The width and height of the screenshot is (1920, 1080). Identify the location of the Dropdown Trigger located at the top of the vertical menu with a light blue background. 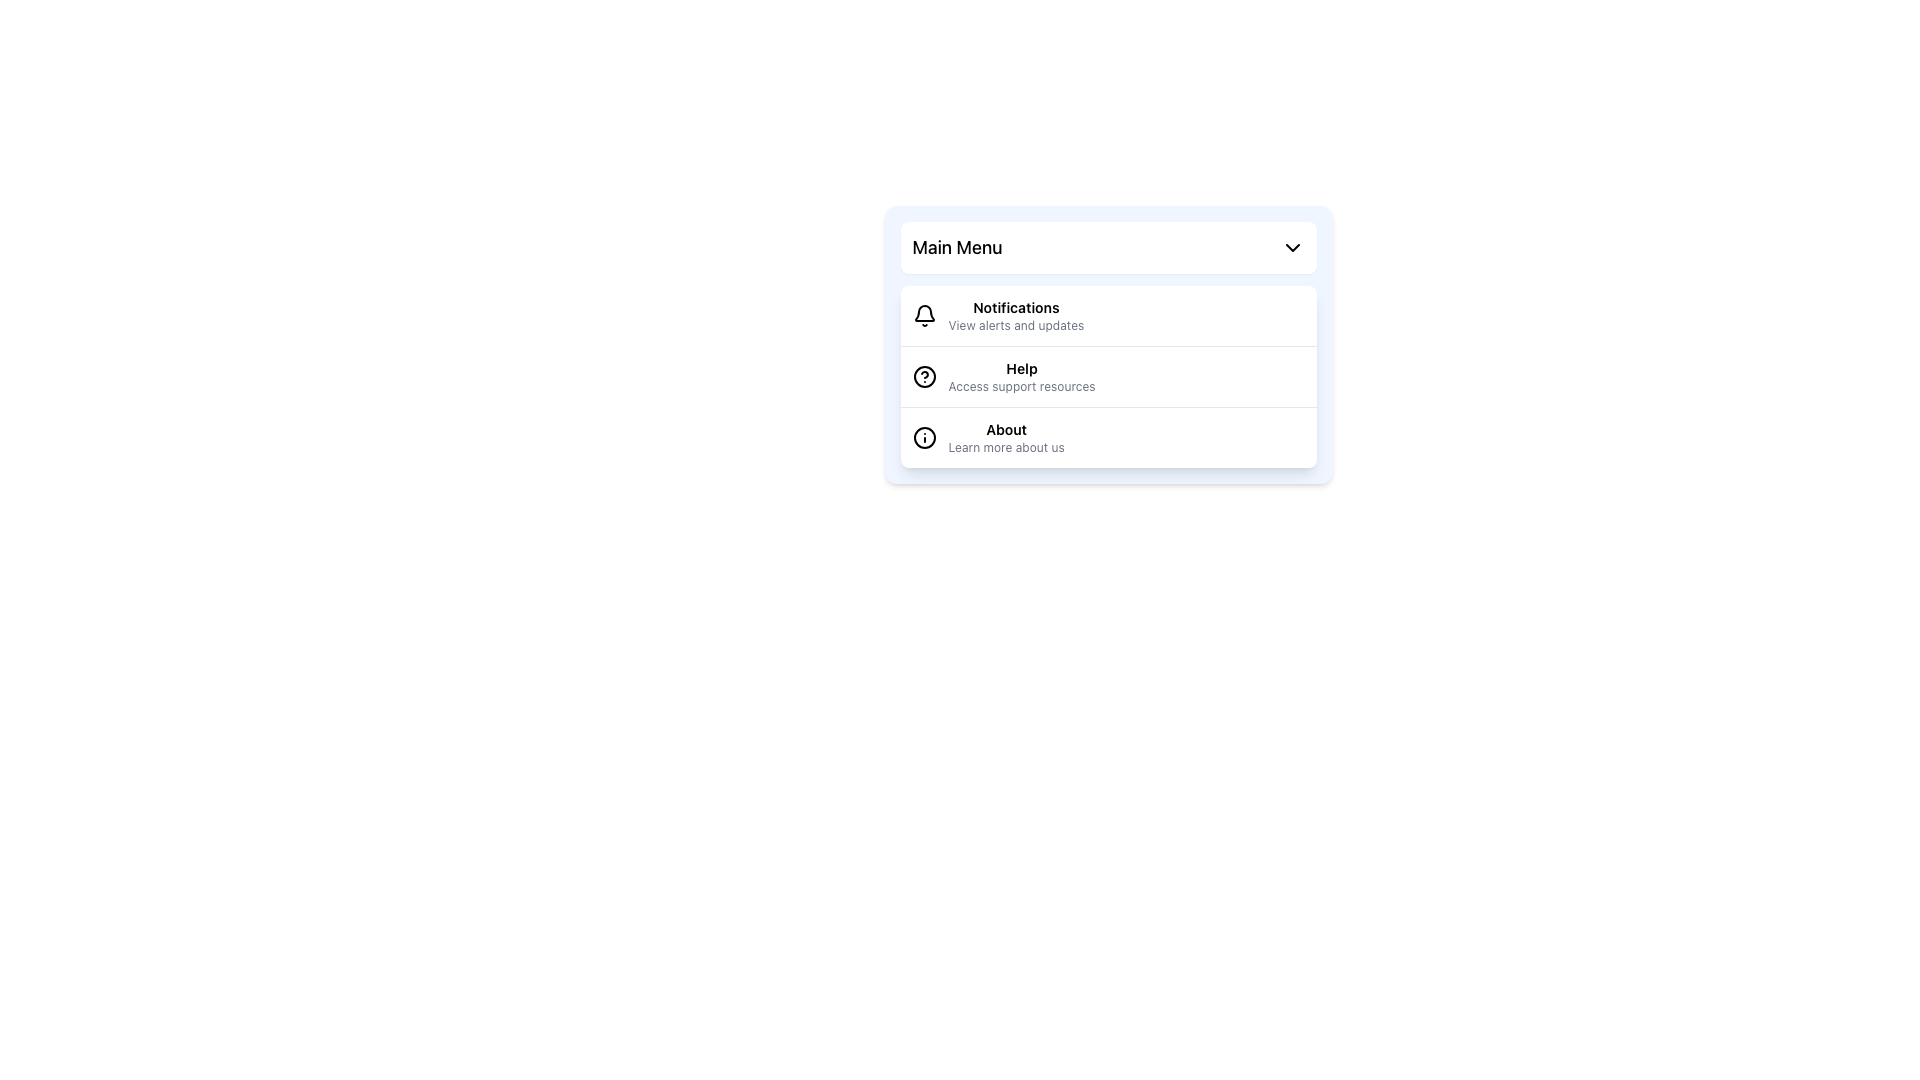
(1107, 246).